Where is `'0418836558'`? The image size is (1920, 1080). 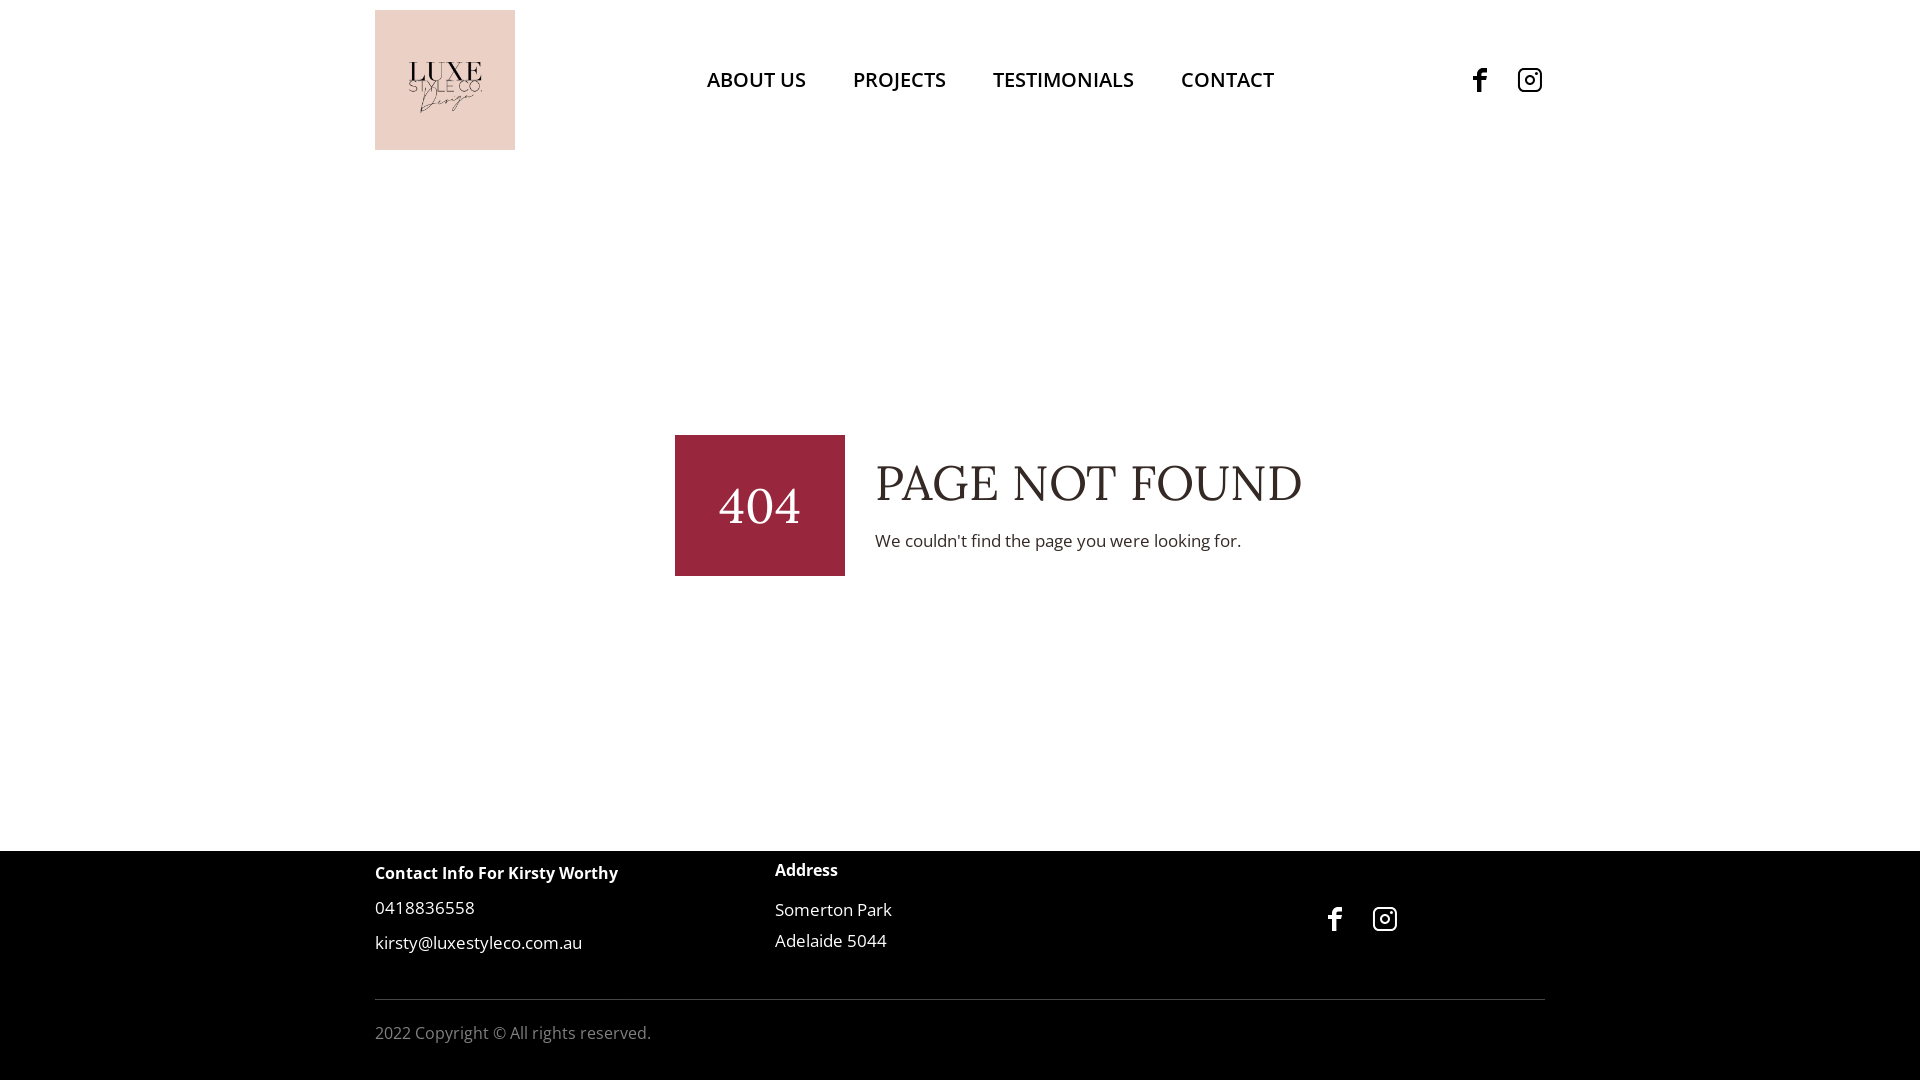 '0418836558' is located at coordinates (424, 907).